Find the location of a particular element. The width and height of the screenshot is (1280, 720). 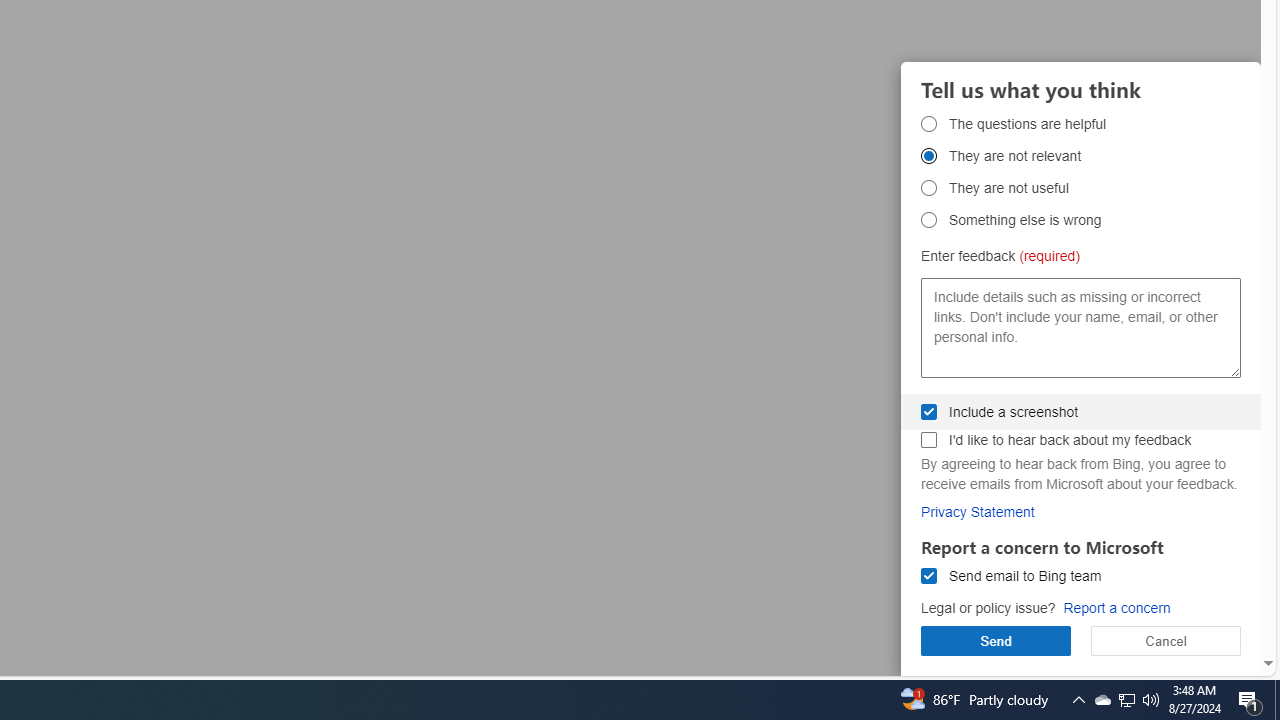

'They are not relevant They are not relevant' is located at coordinates (928, 155).